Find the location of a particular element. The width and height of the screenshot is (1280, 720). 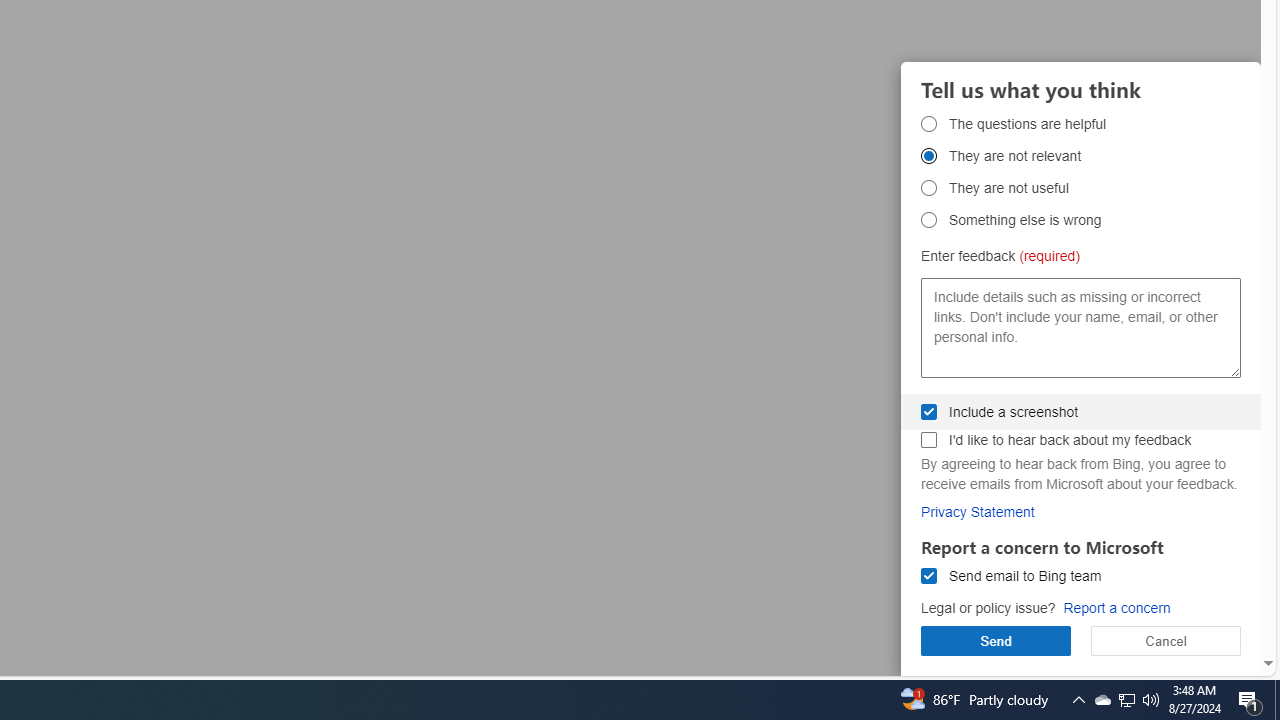

'They are not relevant They are not relevant' is located at coordinates (928, 155).